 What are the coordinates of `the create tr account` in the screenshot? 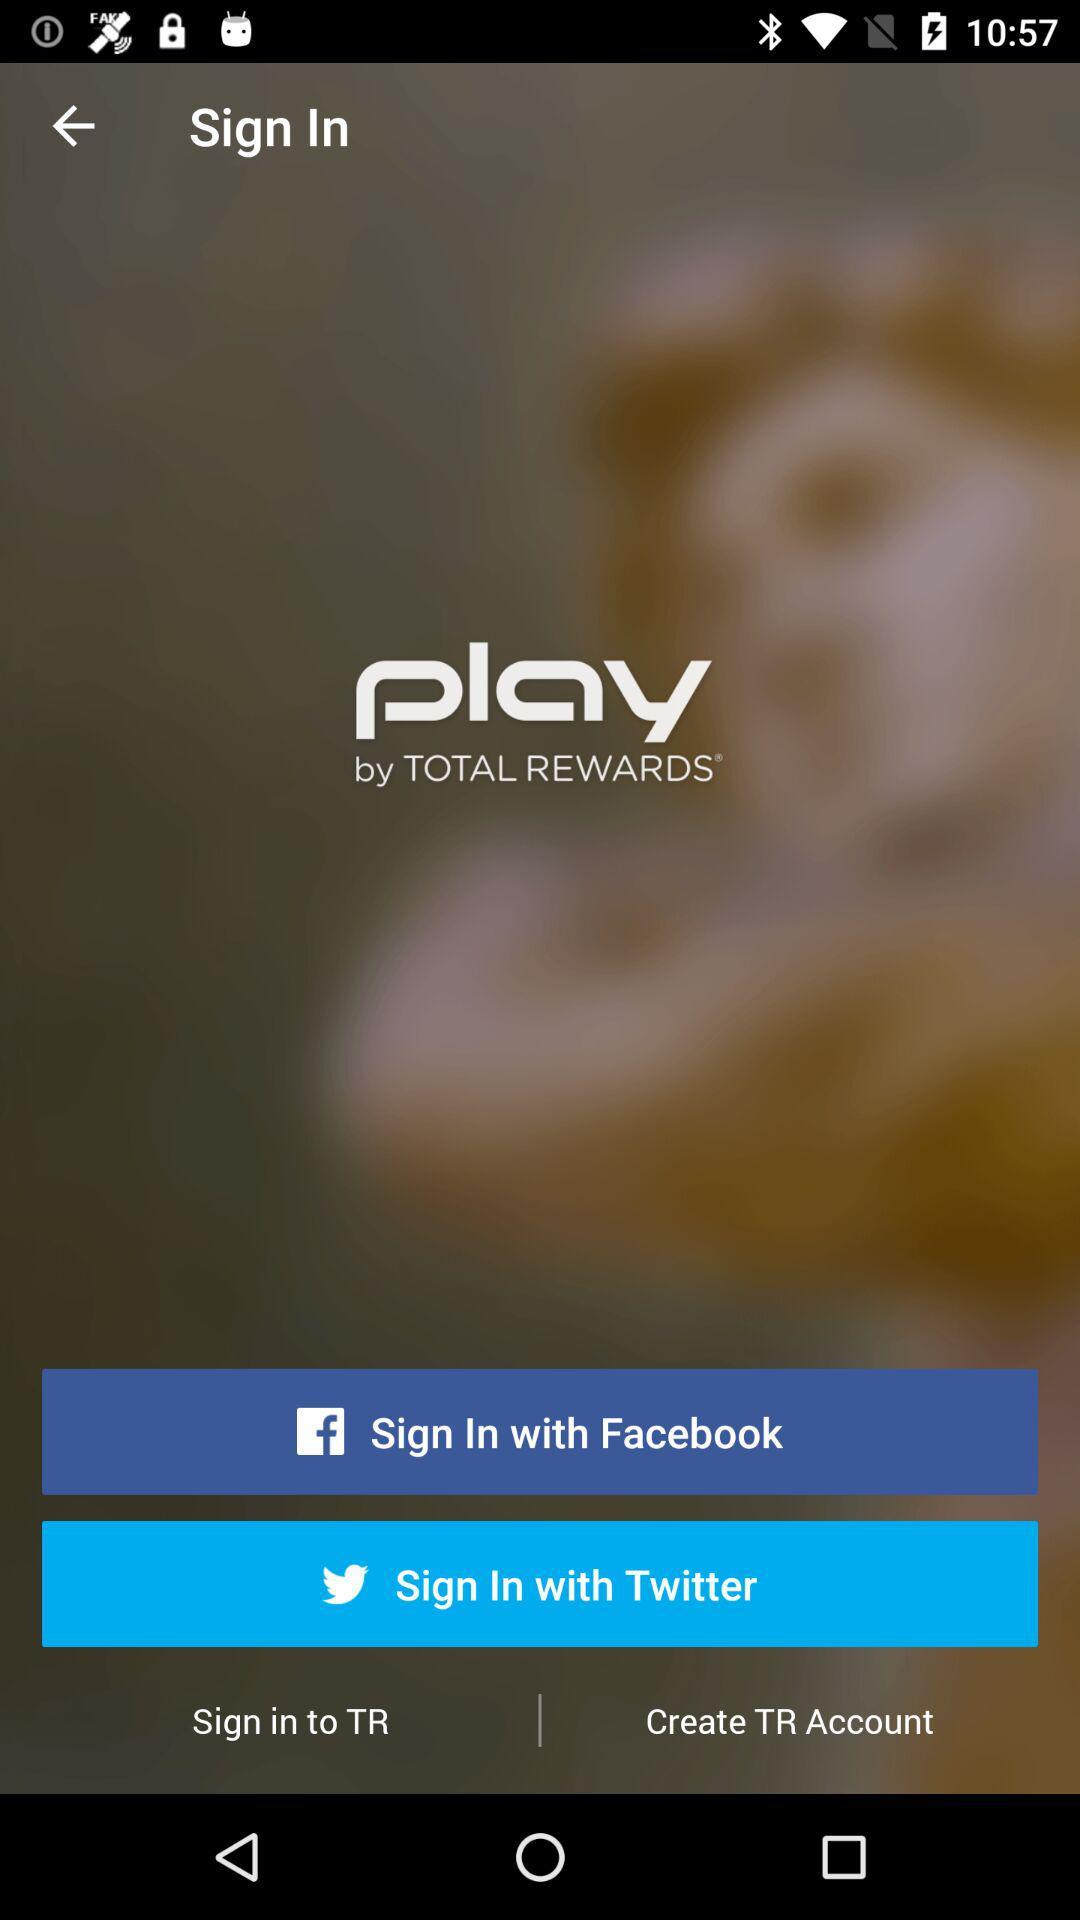 It's located at (788, 1719).